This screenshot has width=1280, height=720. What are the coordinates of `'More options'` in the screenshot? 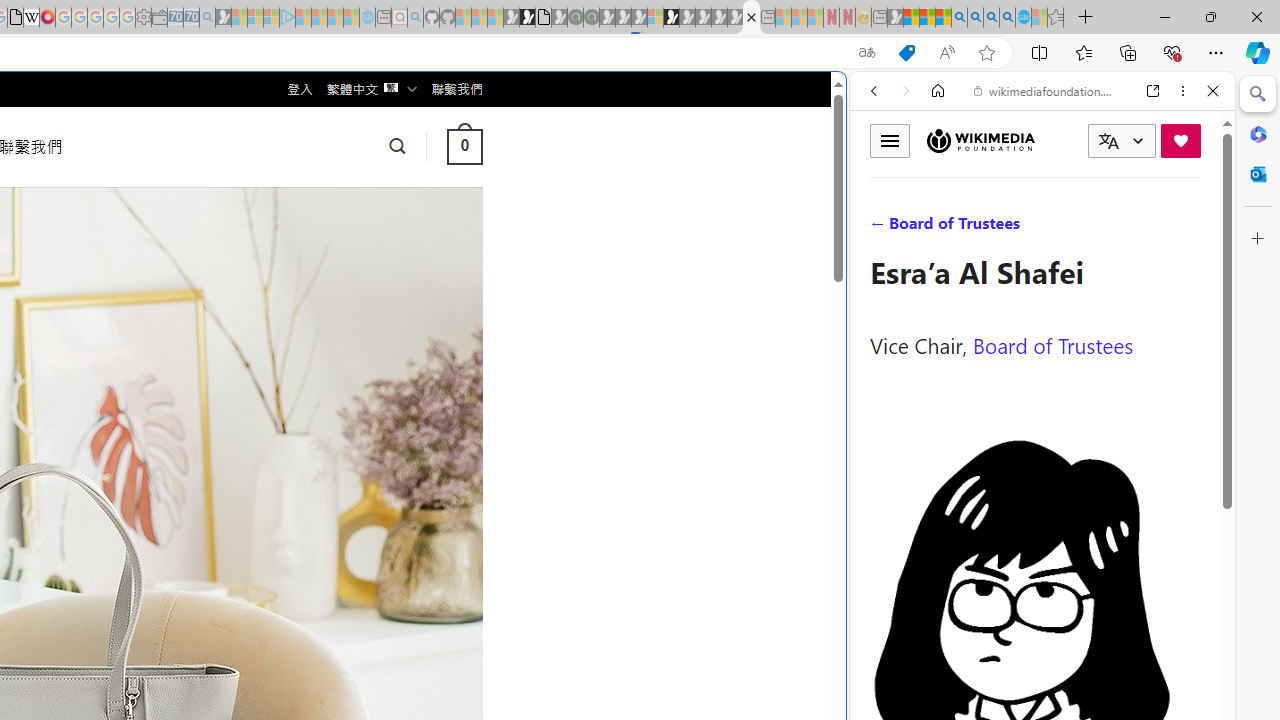 It's located at (1182, 91).